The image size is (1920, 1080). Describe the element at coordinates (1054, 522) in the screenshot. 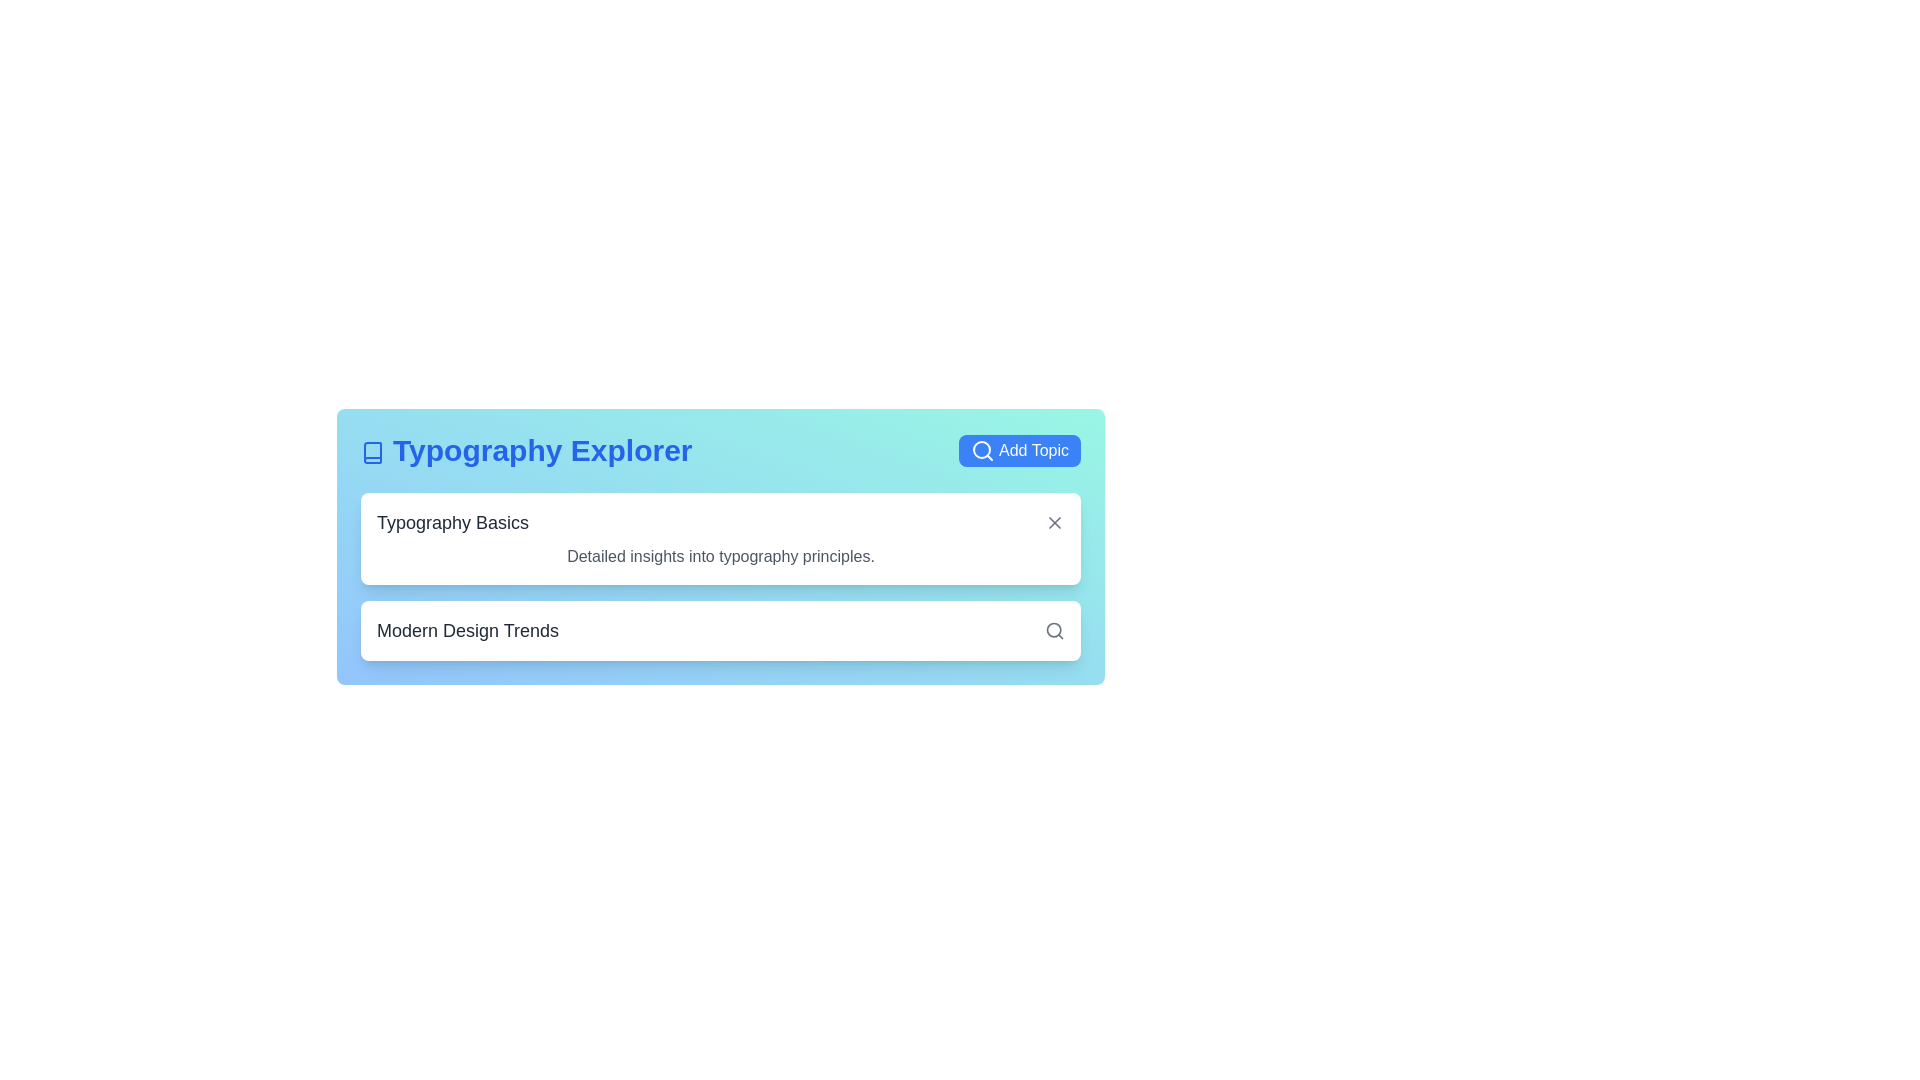

I see `the button located at the right end of the 'Typography Basics' header` at that location.